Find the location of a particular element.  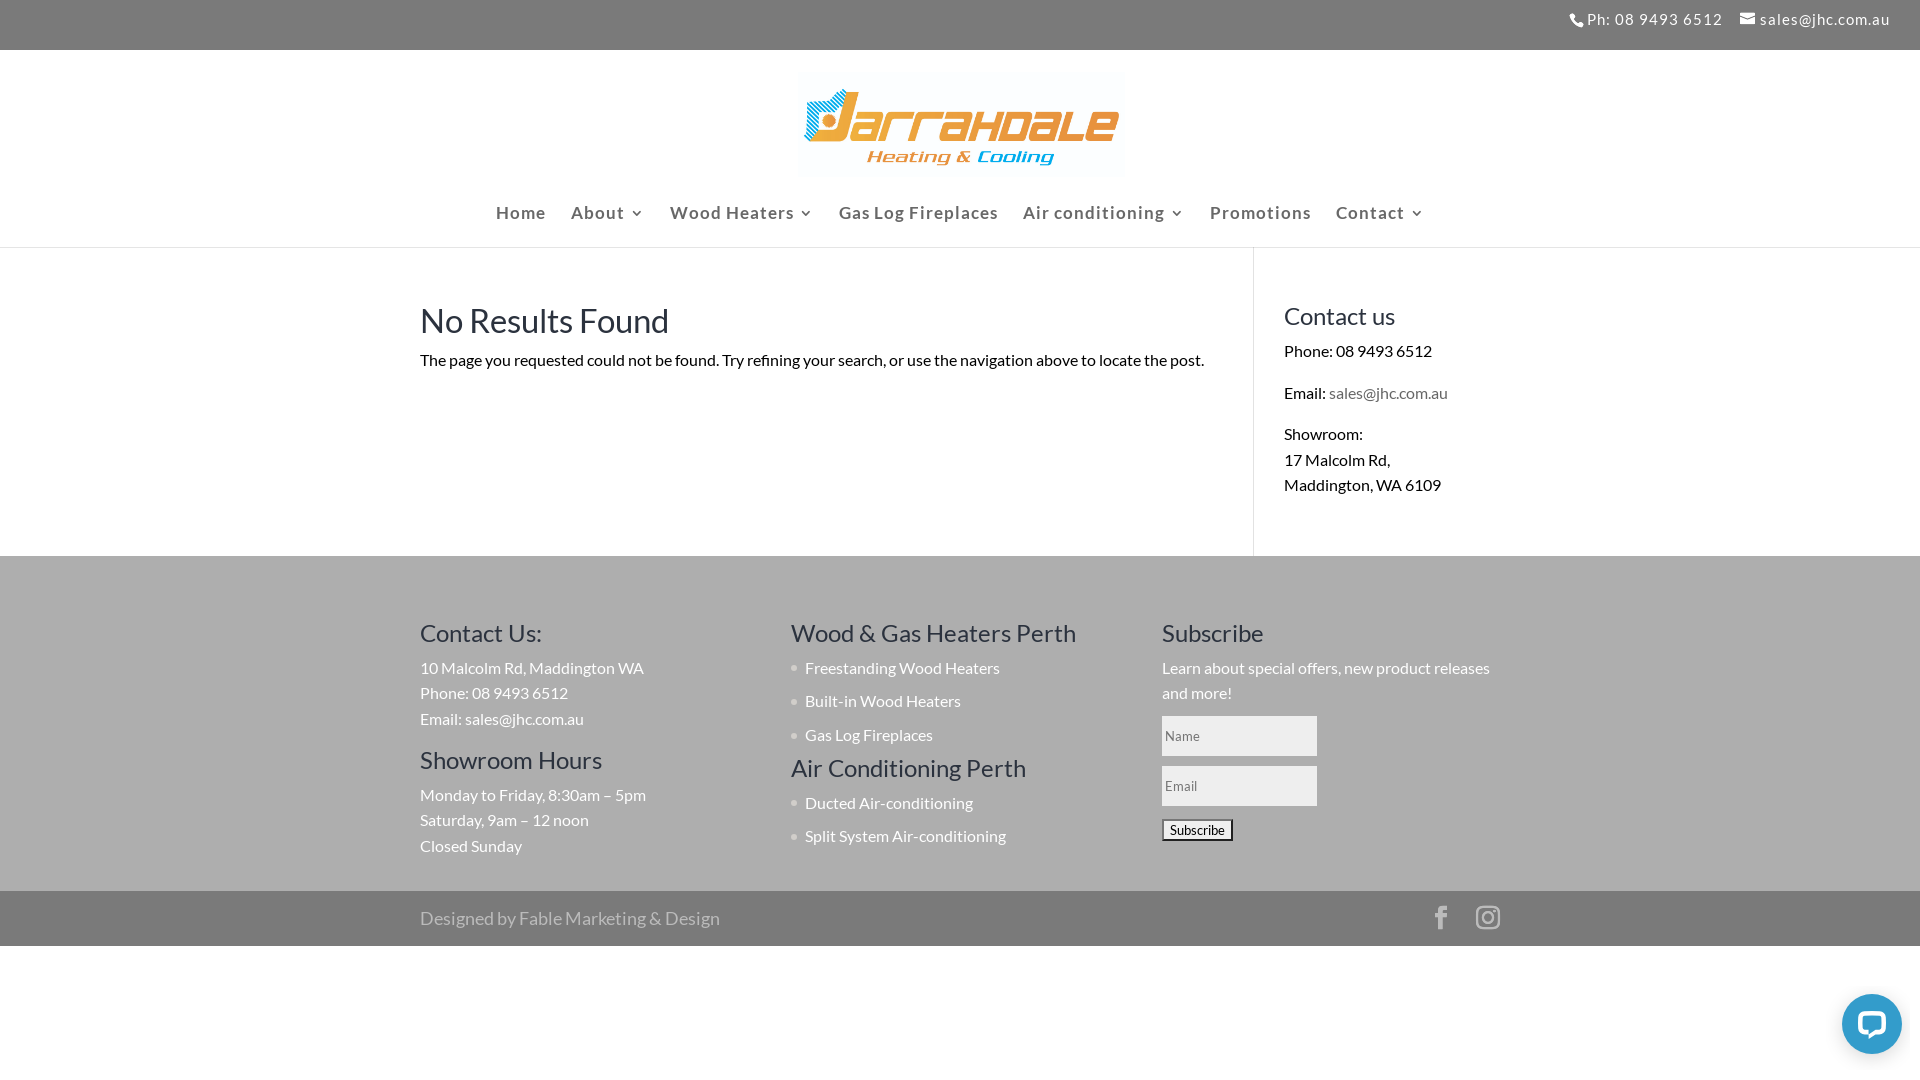

'Built-in Wood Heaters' is located at coordinates (882, 699).